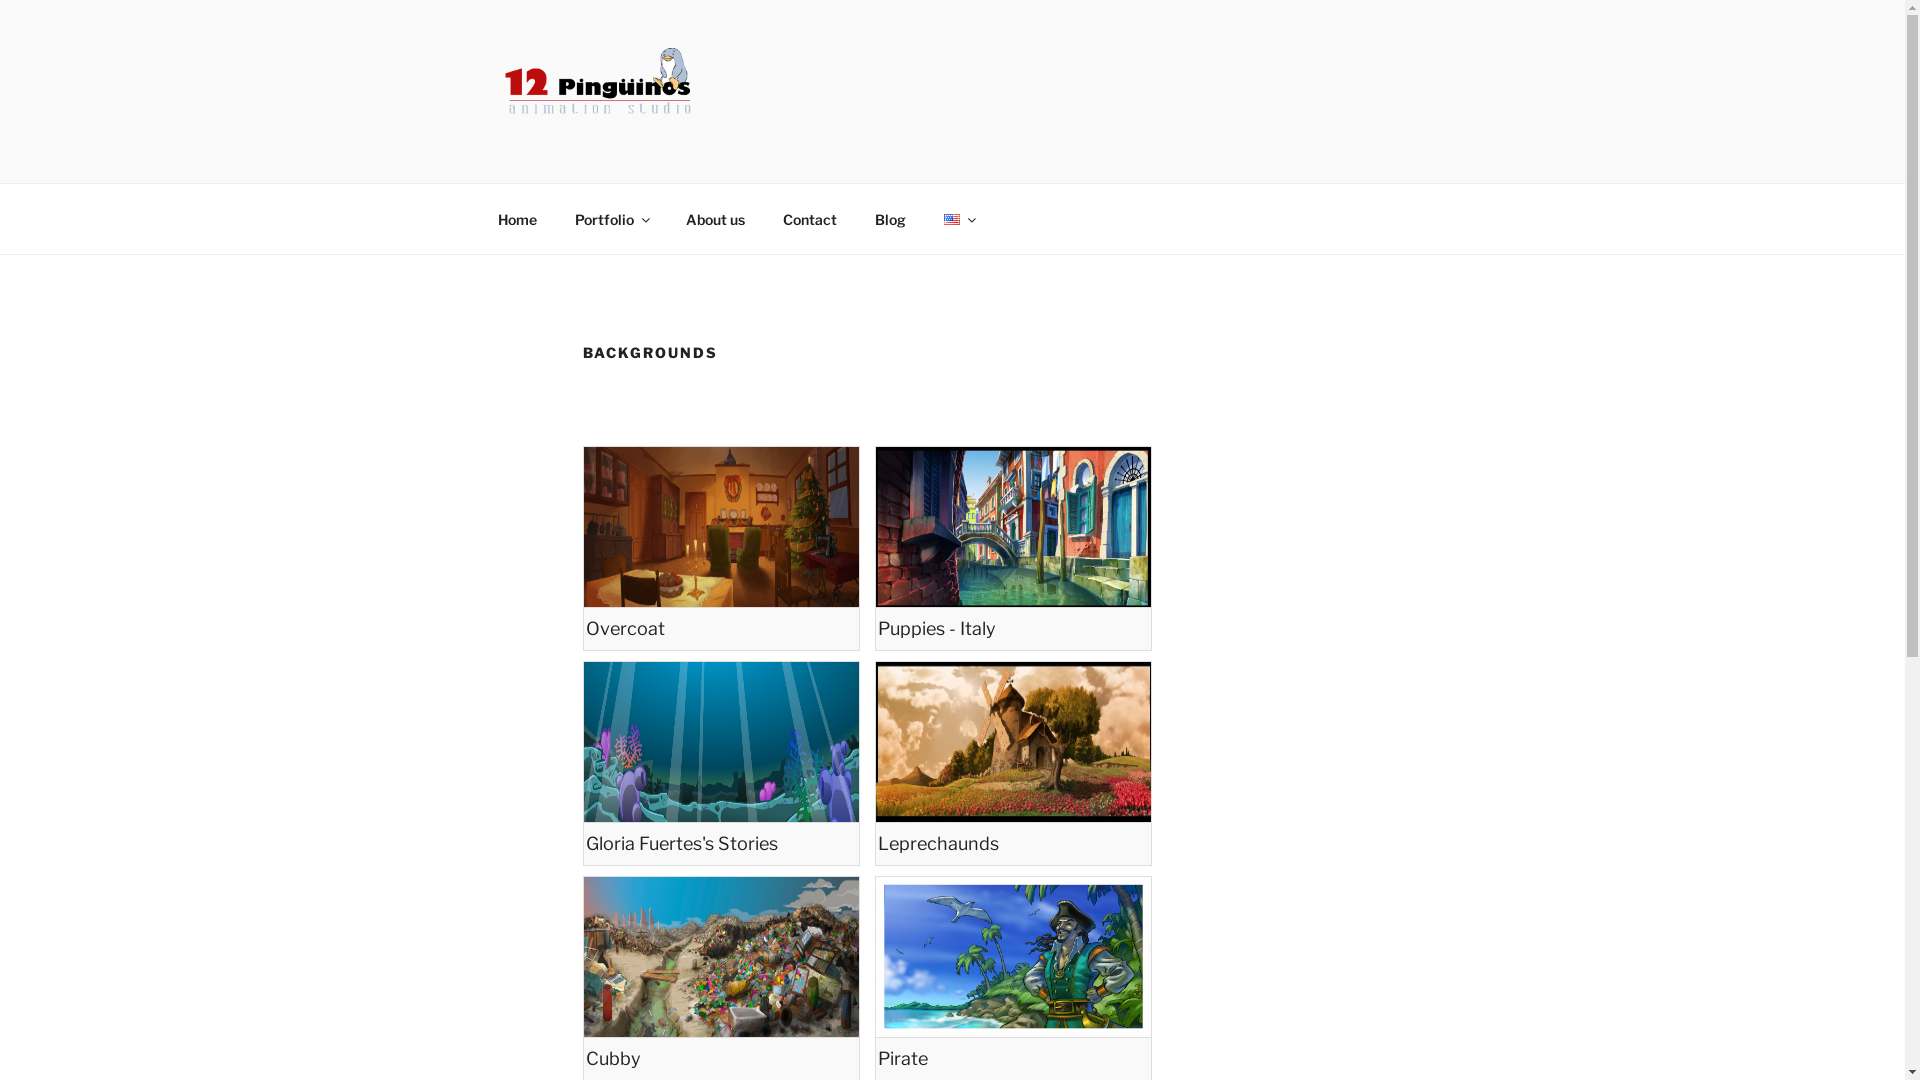  Describe the element at coordinates (0, 0) in the screenshot. I see `'Skip to content'` at that location.